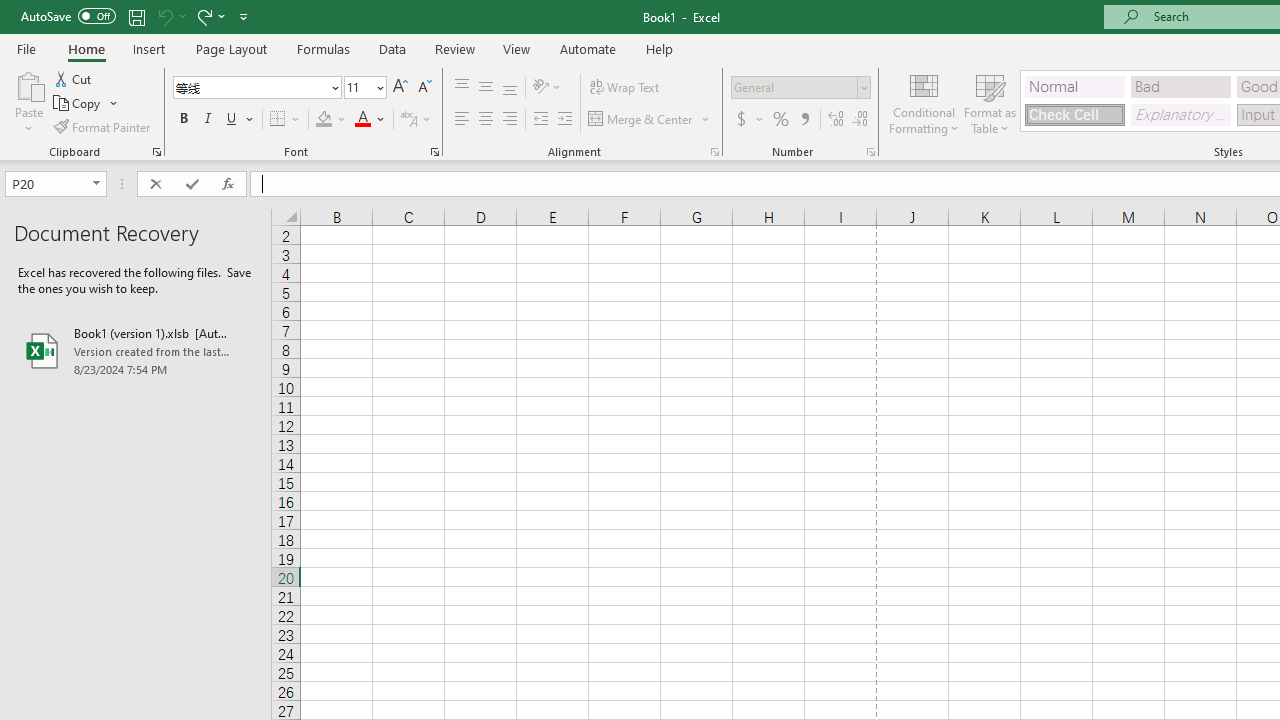 This screenshot has width=1280, height=720. I want to click on 'Format Cell Font', so click(434, 150).